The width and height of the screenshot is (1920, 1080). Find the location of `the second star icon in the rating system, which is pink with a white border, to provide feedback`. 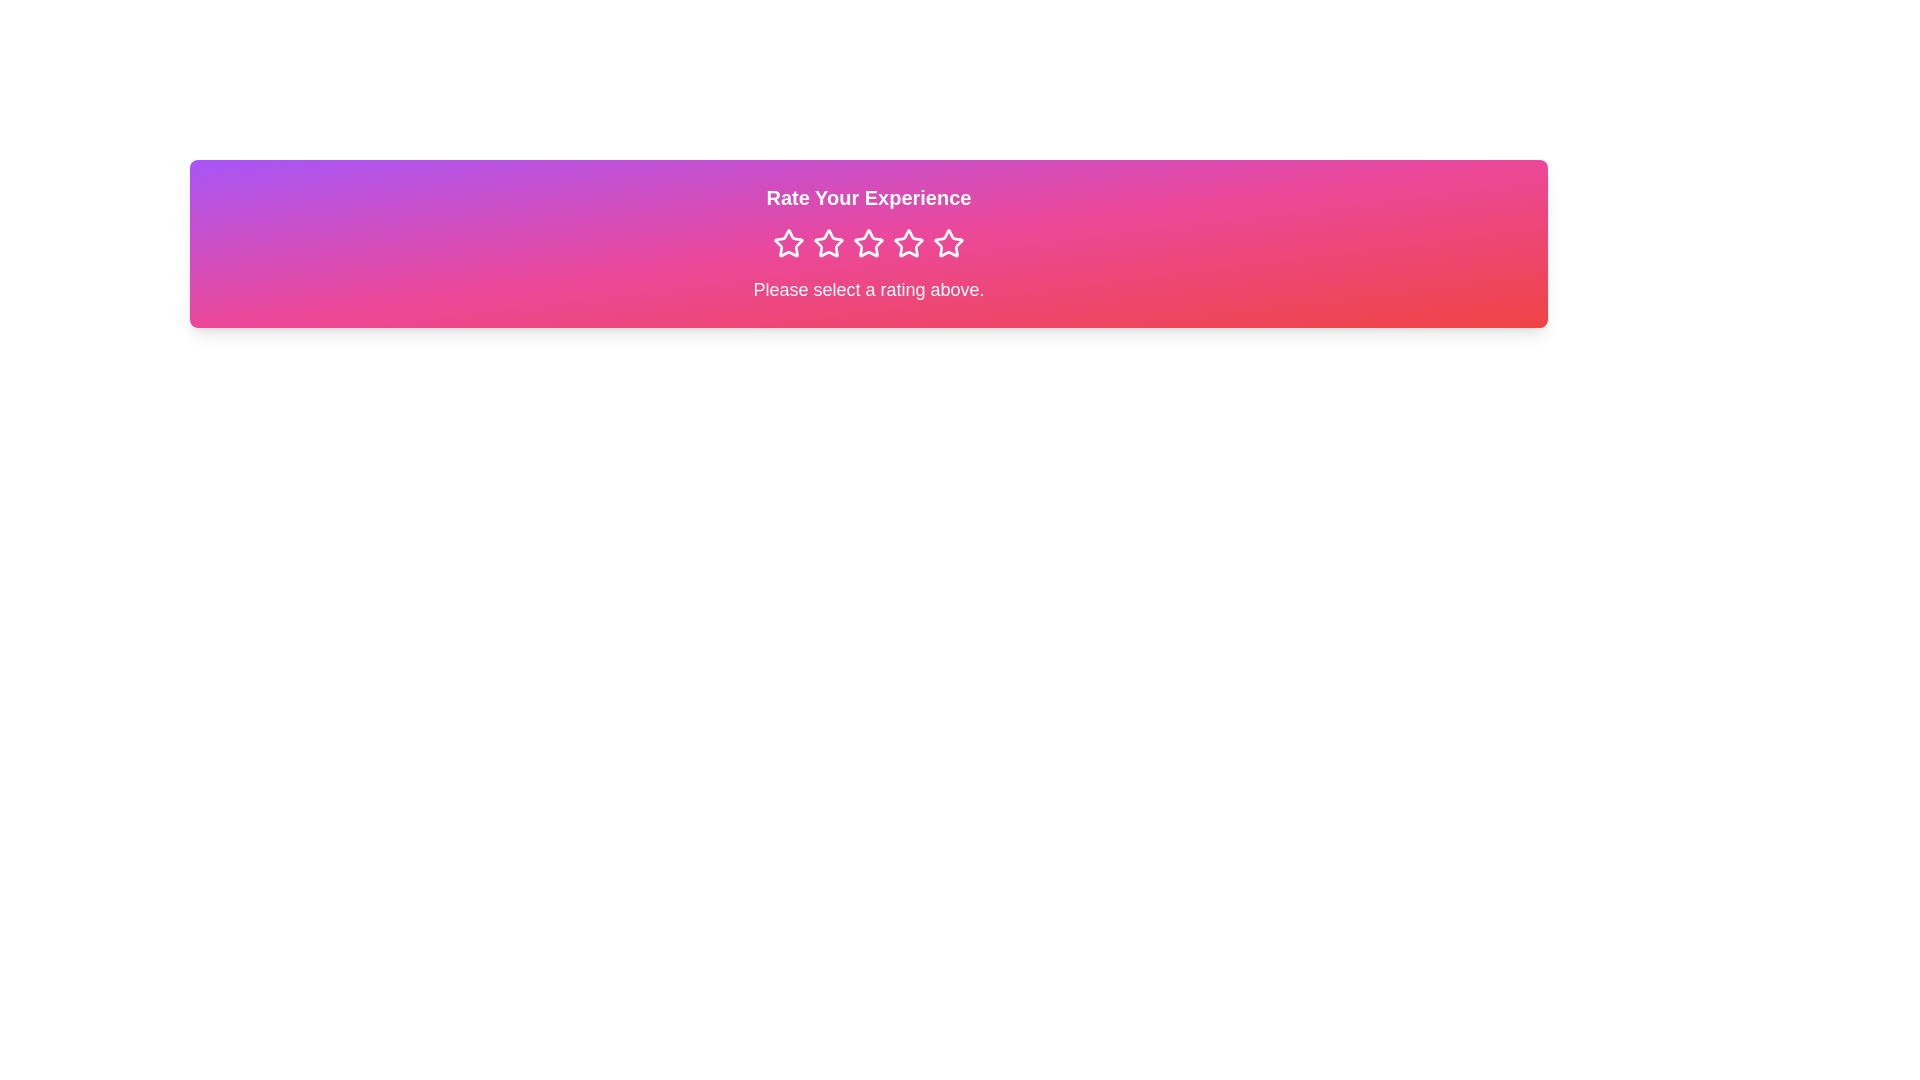

the second star icon in the rating system, which is pink with a white border, to provide feedback is located at coordinates (829, 242).